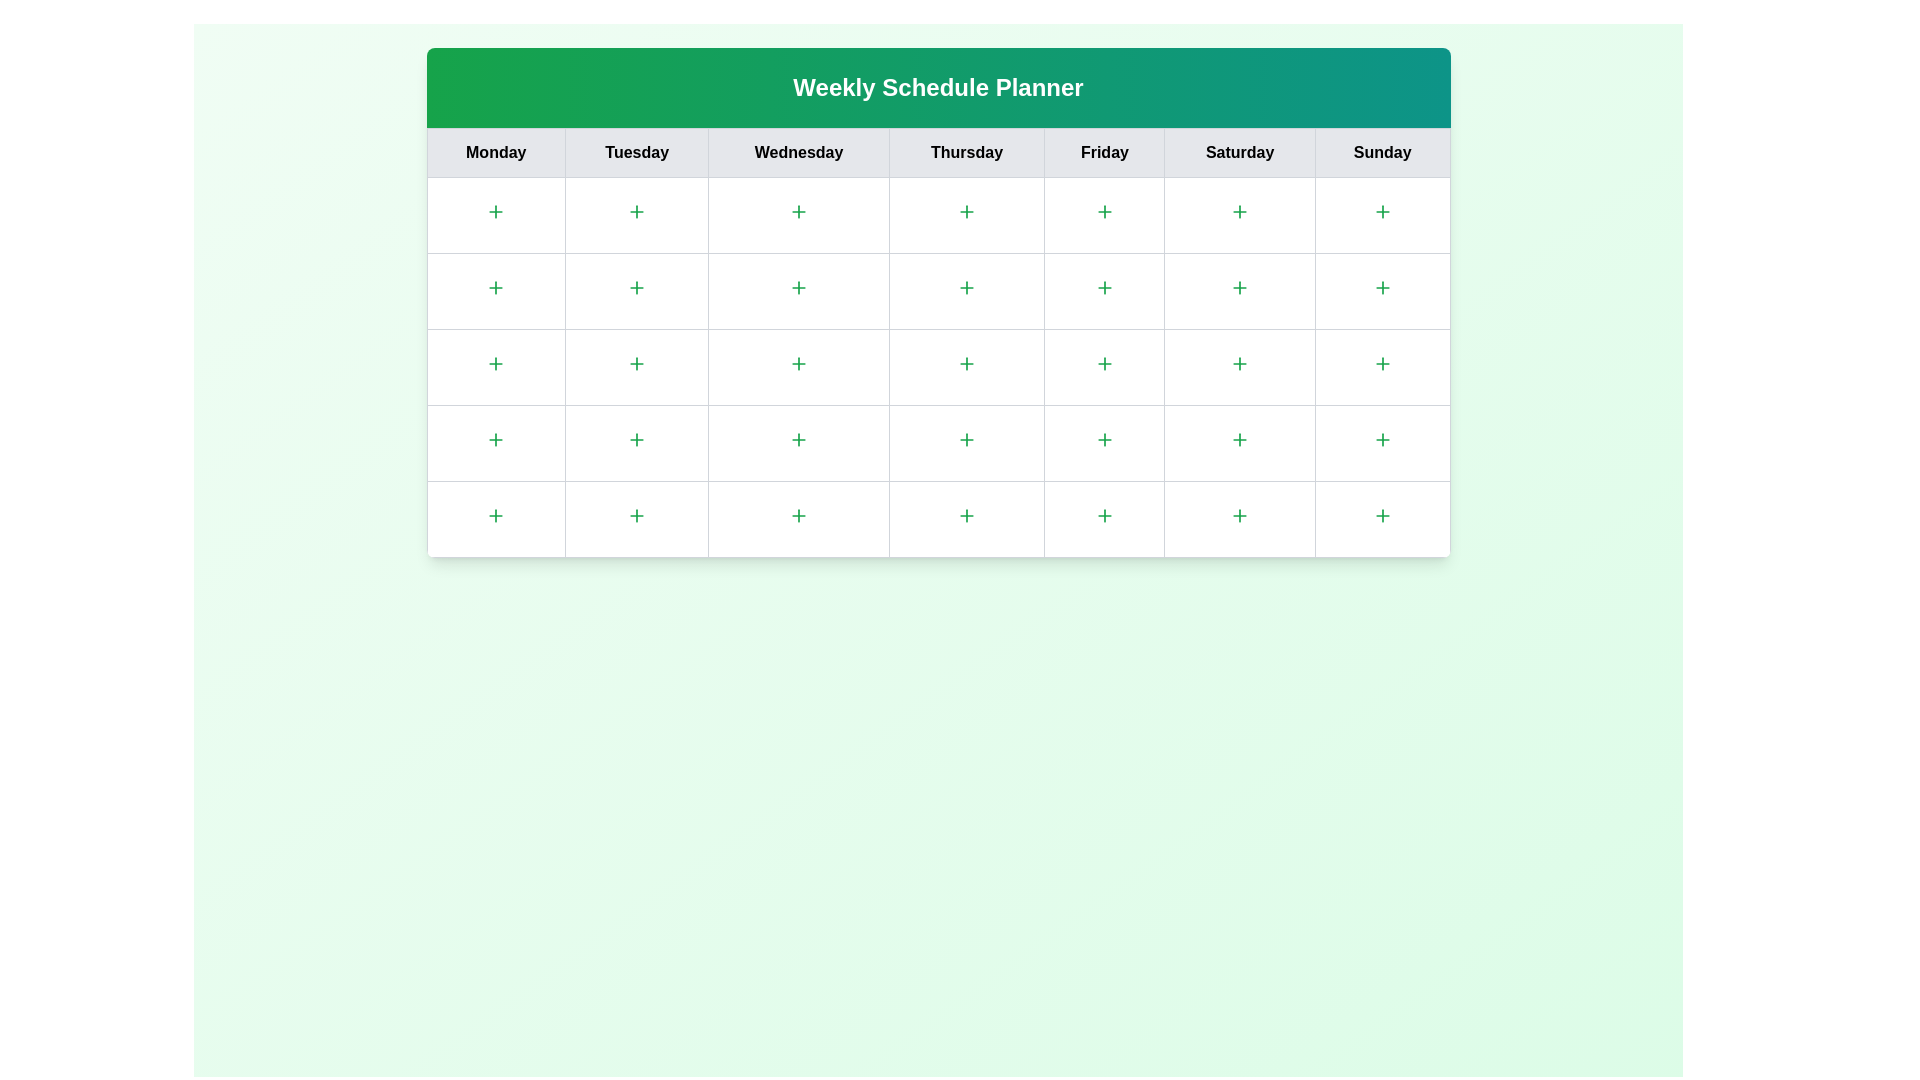  What do you see at coordinates (1103, 152) in the screenshot?
I see `the column header for Friday` at bounding box center [1103, 152].